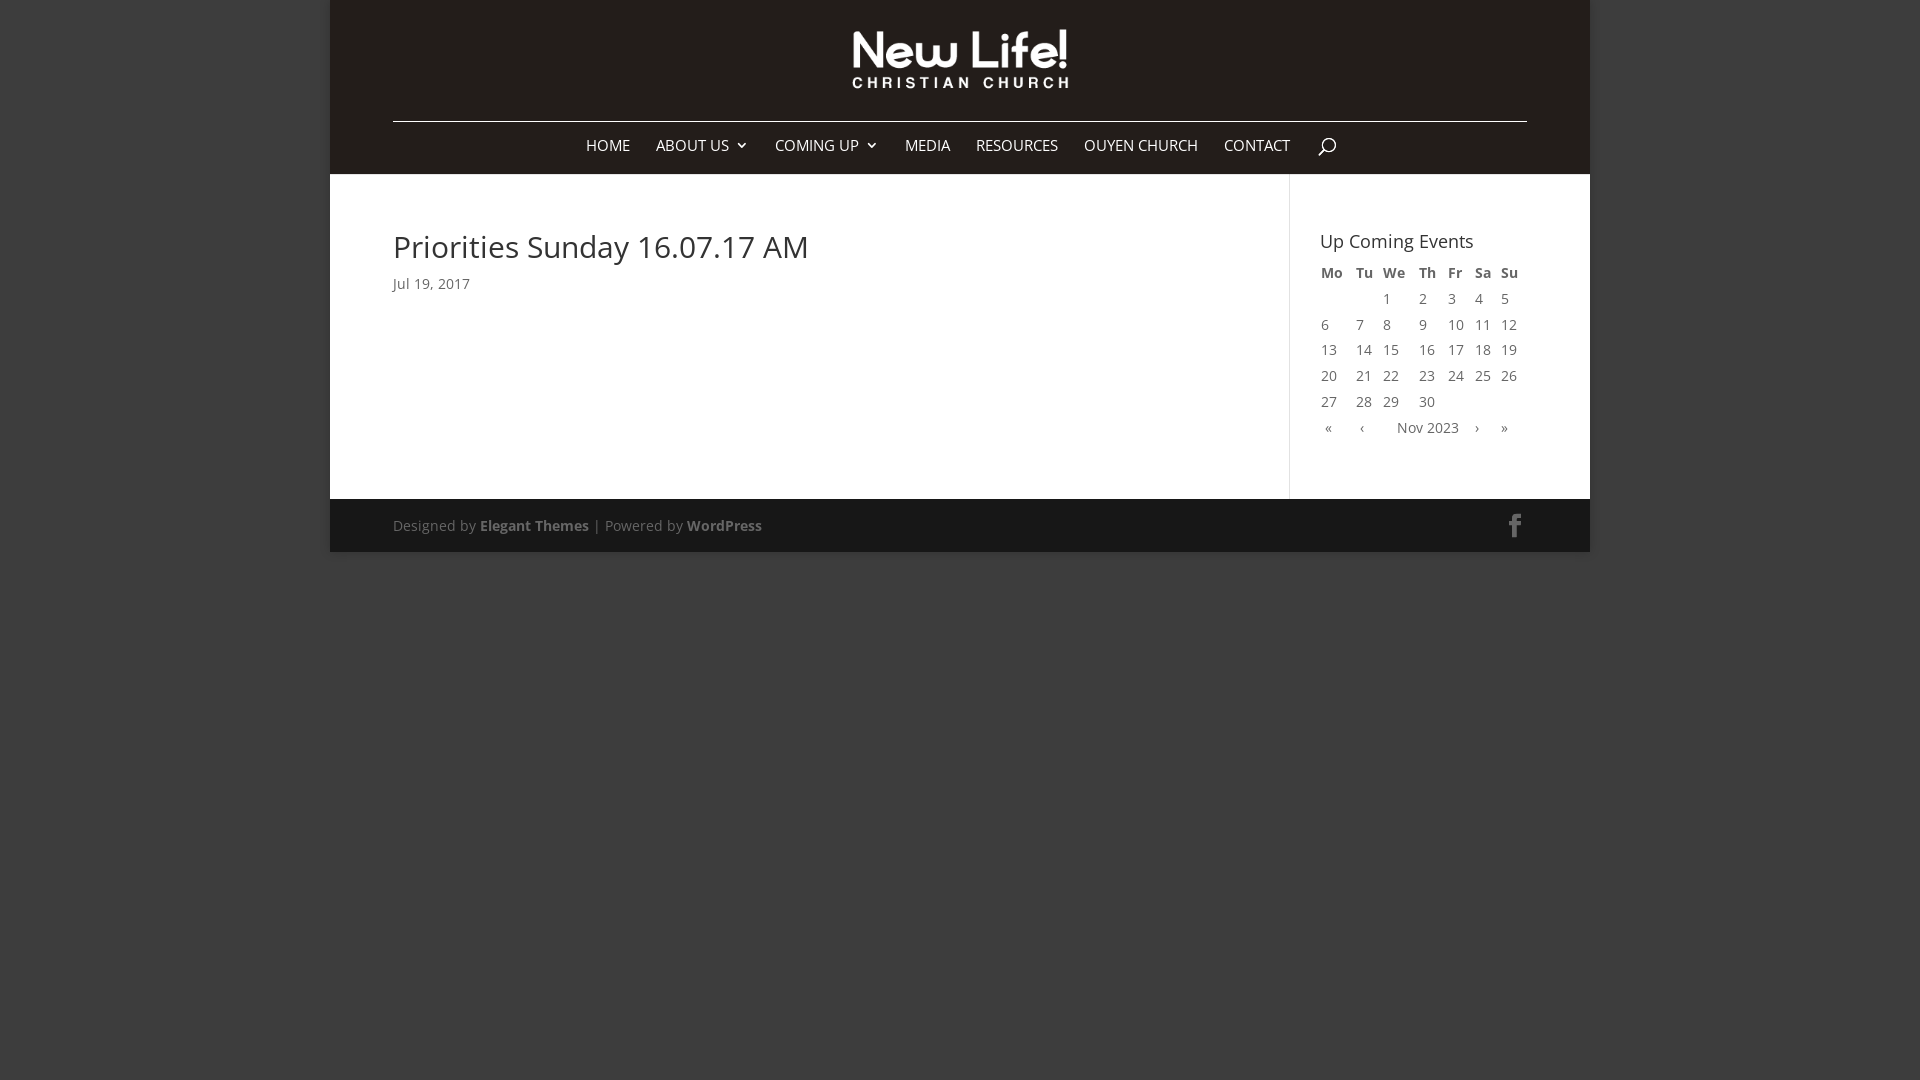 The image size is (1920, 1080). I want to click on 'RESOURCES', so click(1017, 154).